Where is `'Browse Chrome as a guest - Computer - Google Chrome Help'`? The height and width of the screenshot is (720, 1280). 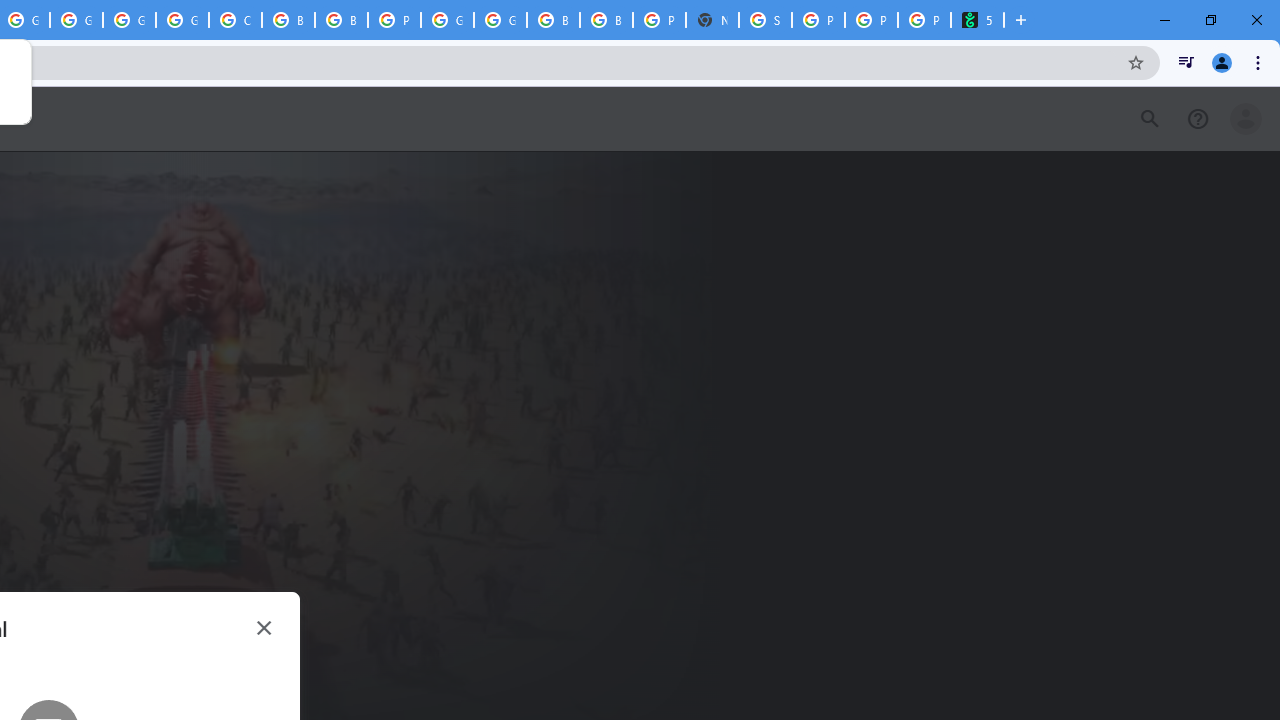 'Browse Chrome as a guest - Computer - Google Chrome Help' is located at coordinates (287, 20).